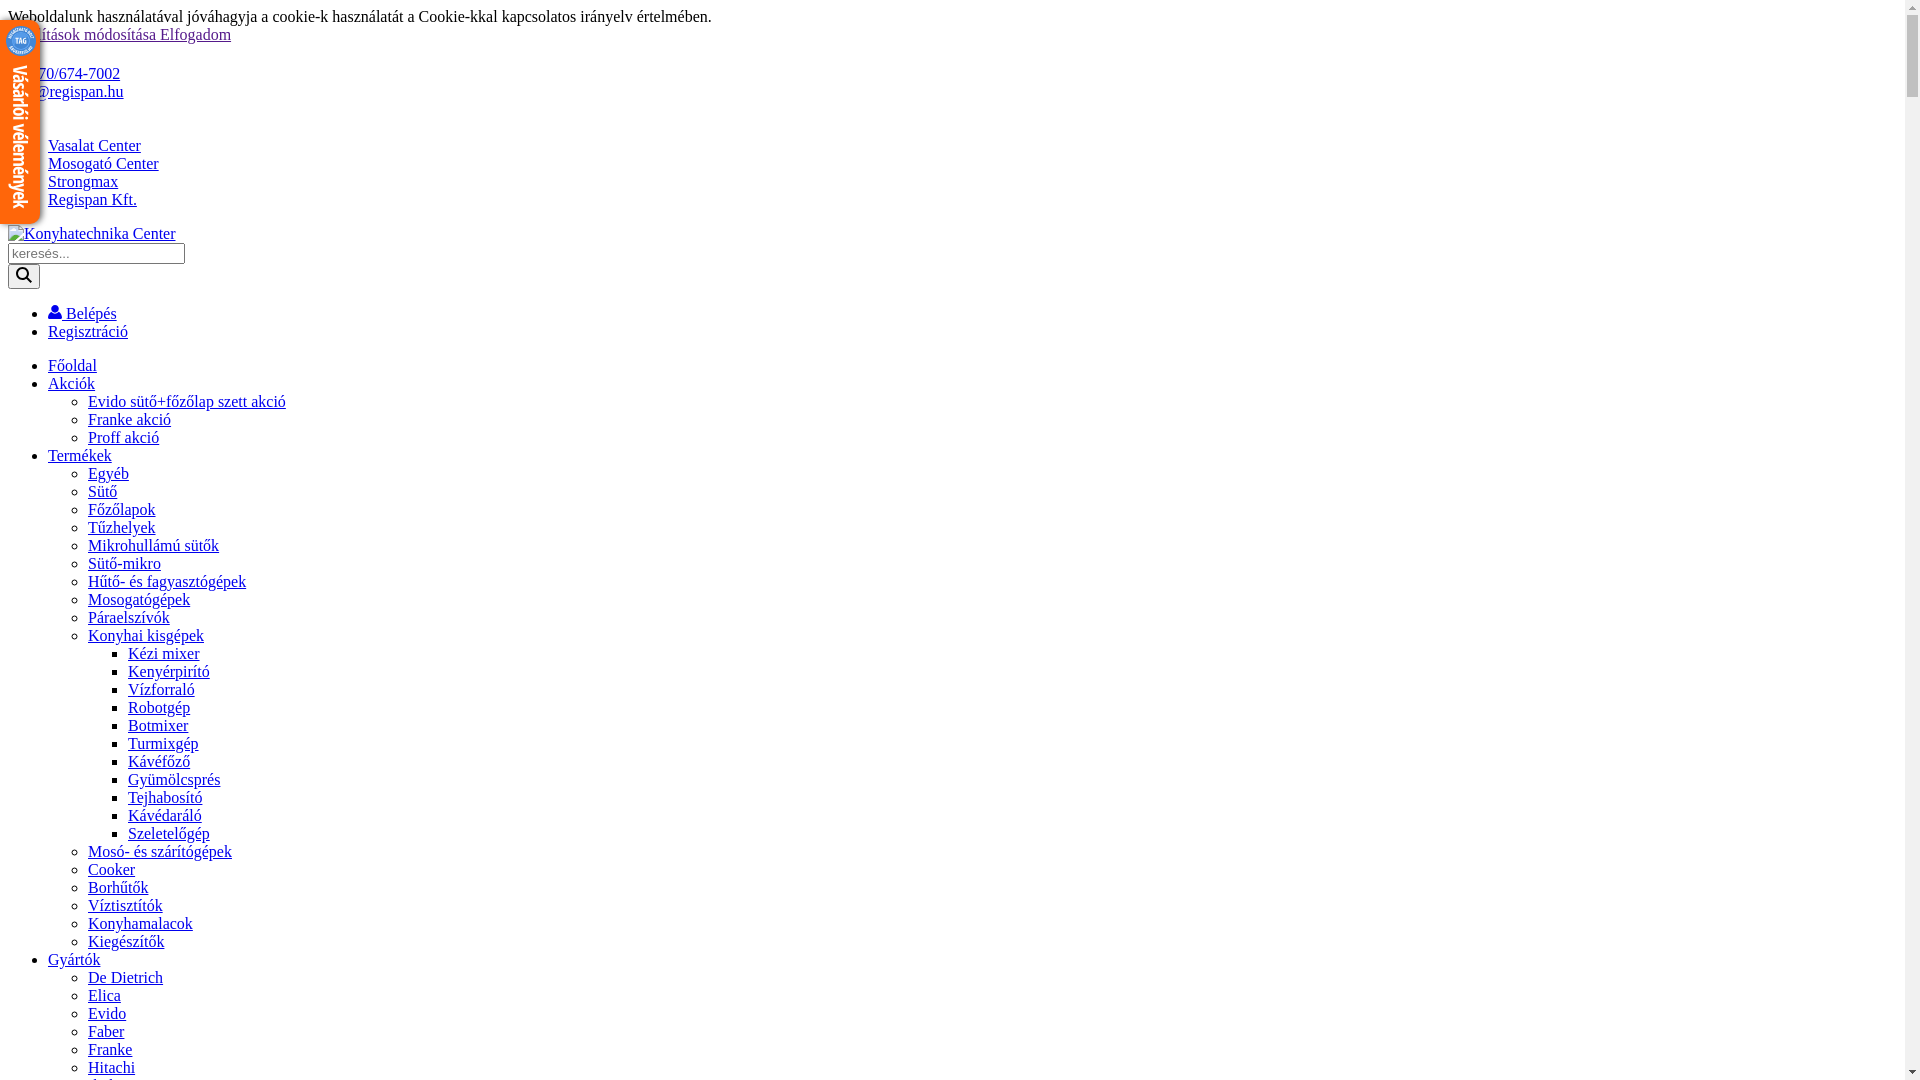 The width and height of the screenshot is (1920, 1080). I want to click on 'Cooker', so click(110, 868).